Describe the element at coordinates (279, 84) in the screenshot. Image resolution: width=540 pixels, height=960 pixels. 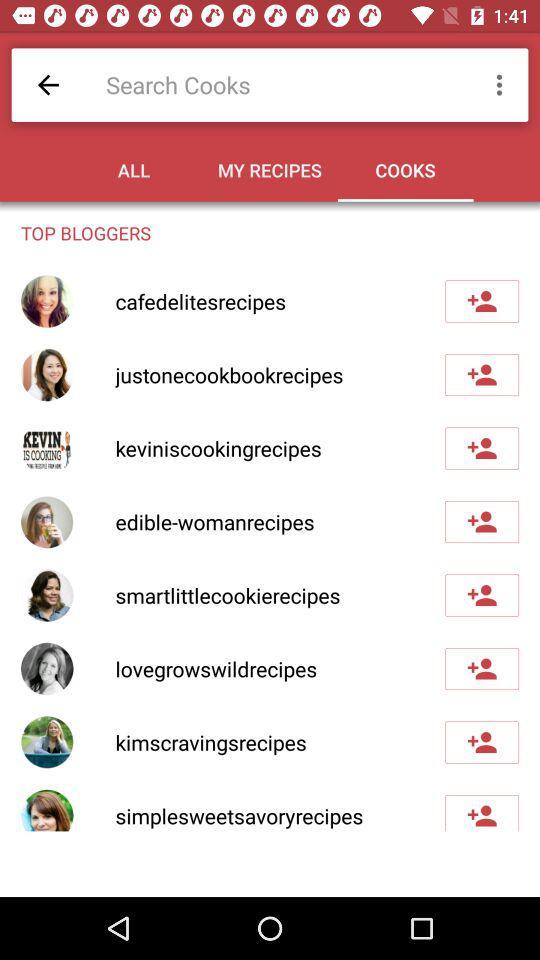
I see `search` at that location.